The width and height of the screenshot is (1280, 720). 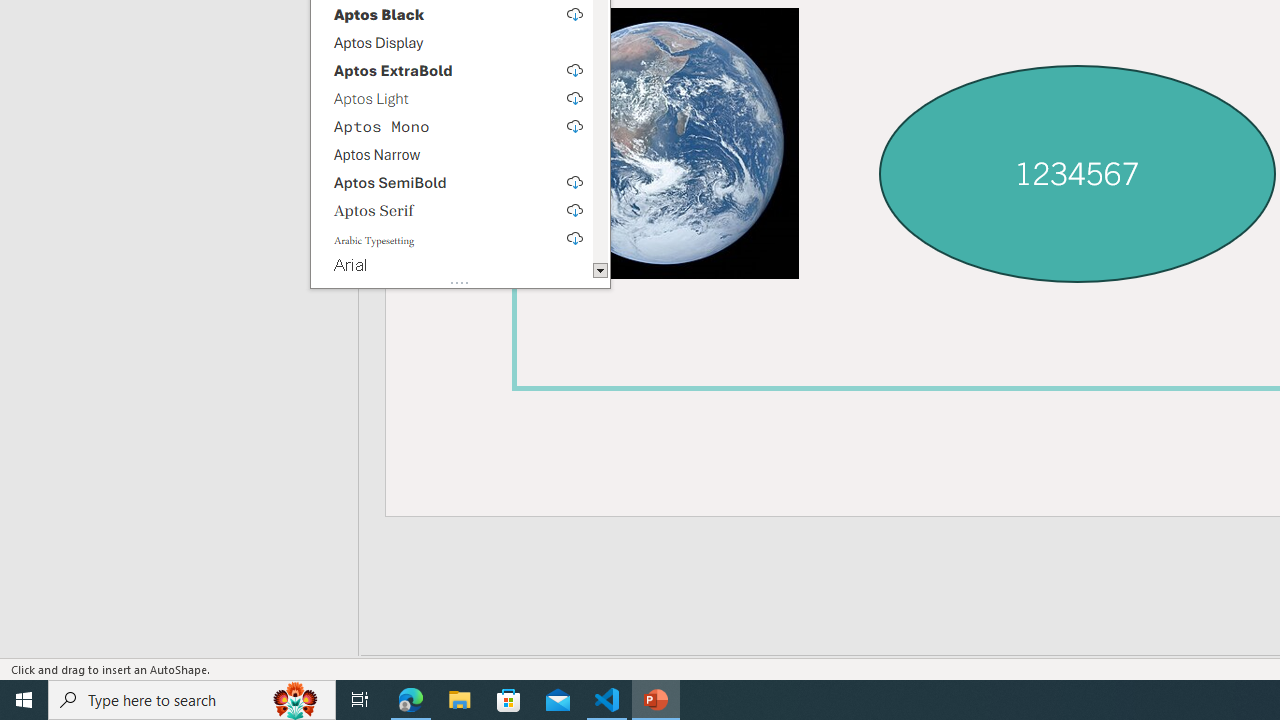 I want to click on 'Aptos Display', so click(x=450, y=42).